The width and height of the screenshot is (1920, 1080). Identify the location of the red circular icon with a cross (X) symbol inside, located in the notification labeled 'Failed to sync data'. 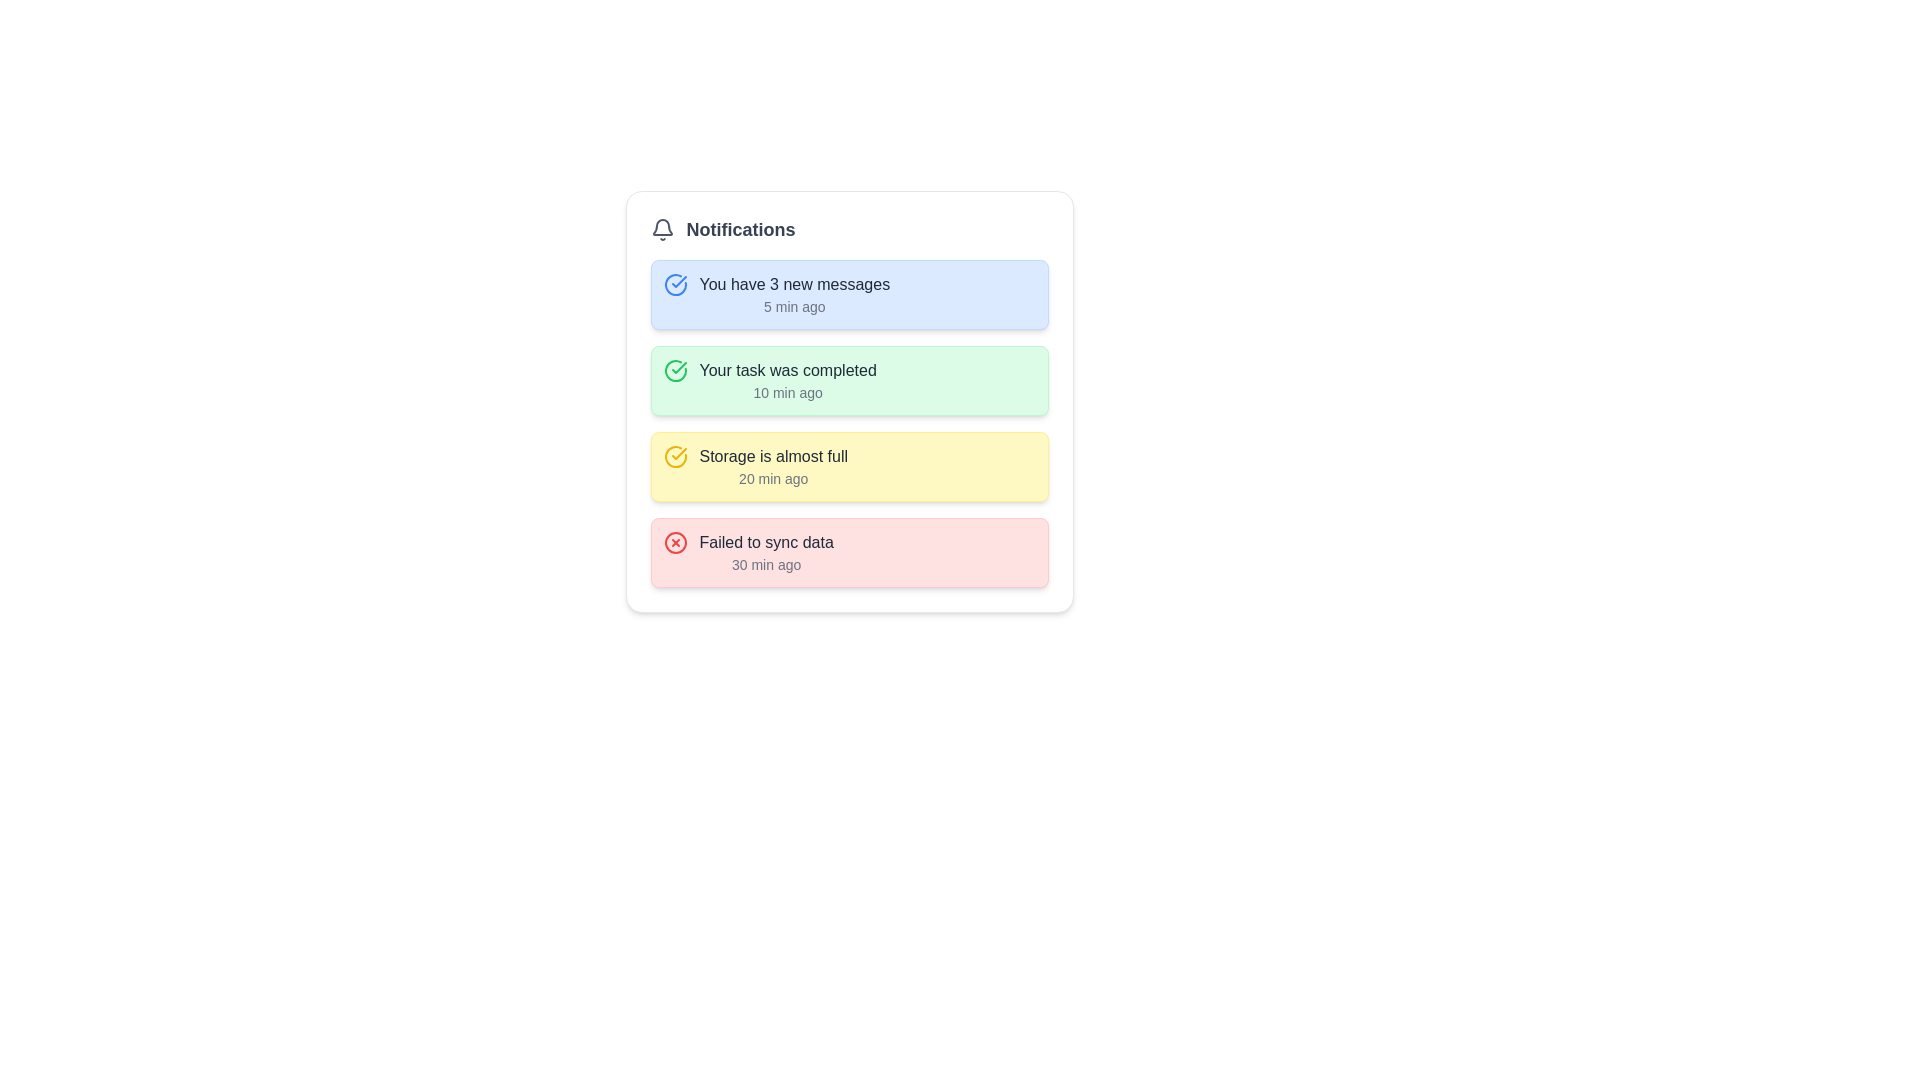
(675, 543).